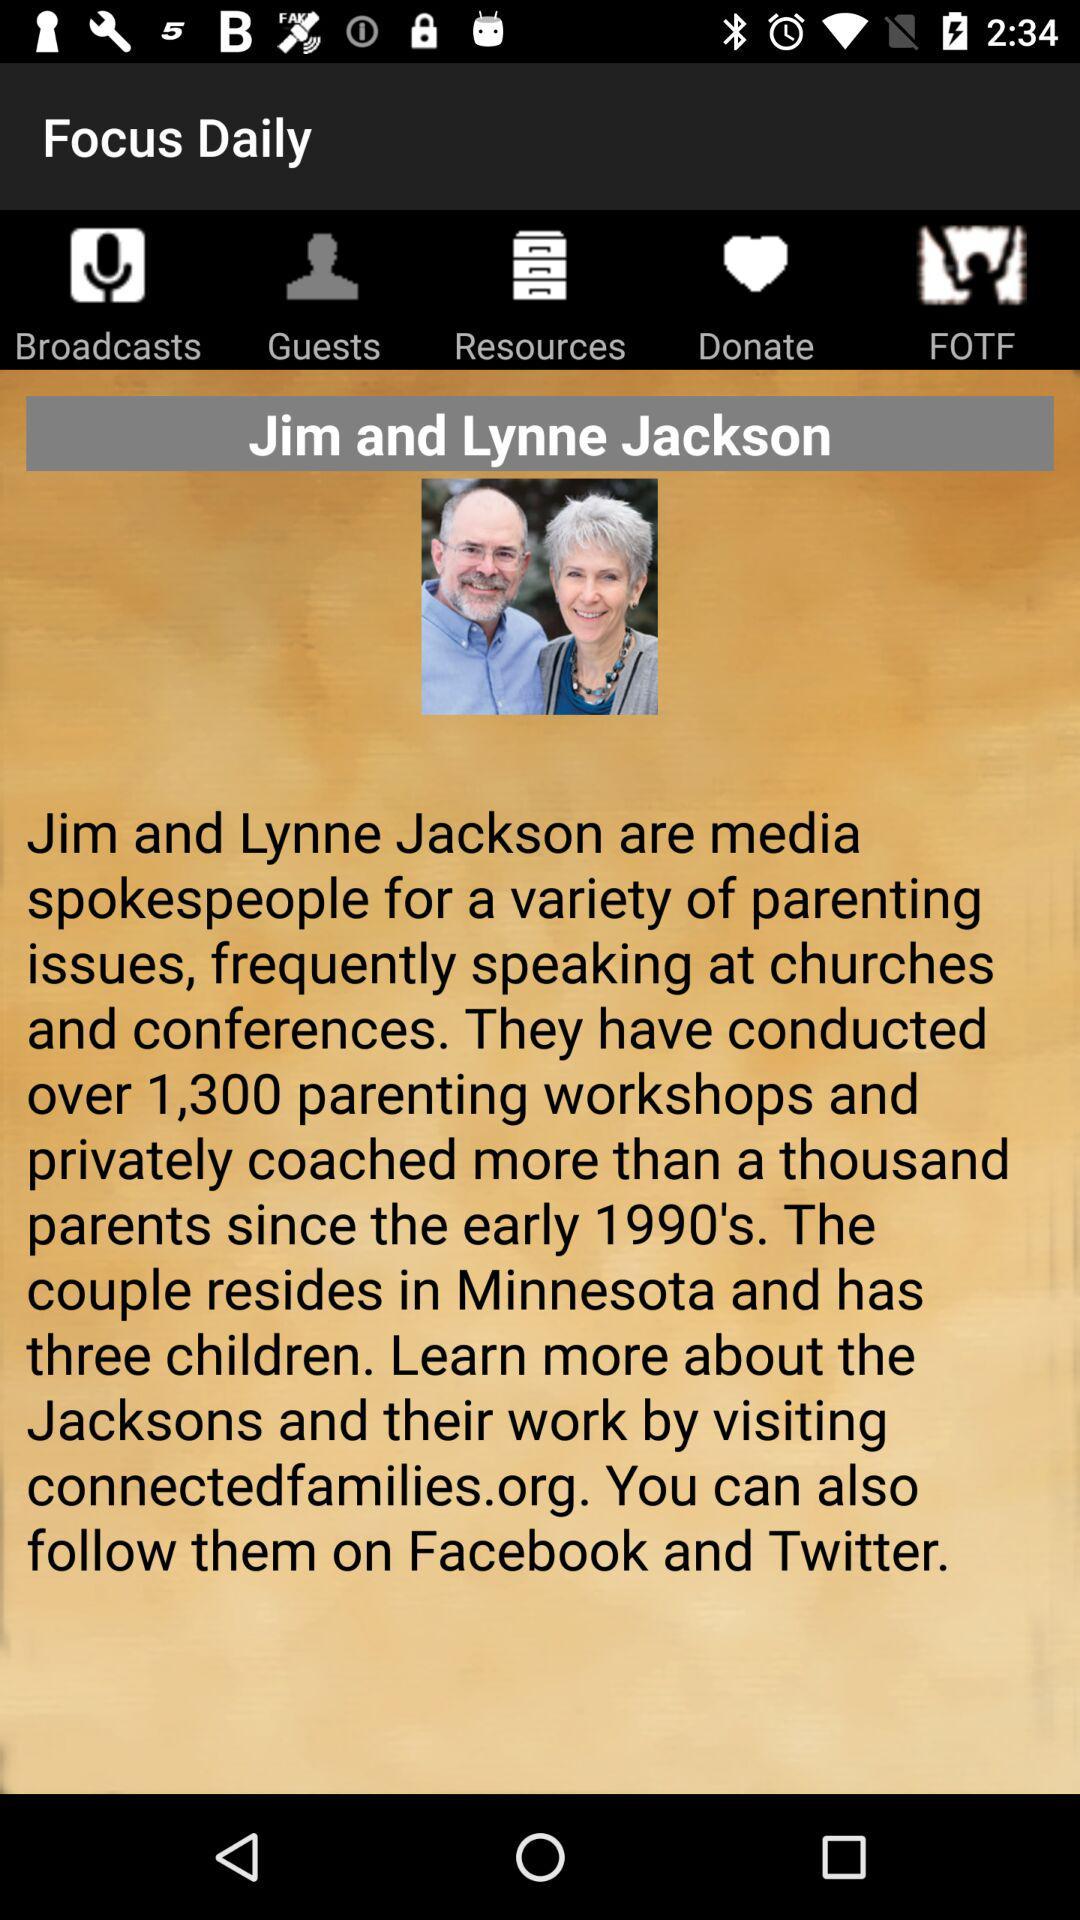 This screenshot has width=1080, height=1920. Describe the element at coordinates (108, 263) in the screenshot. I see `the icon left to icon guests` at that location.